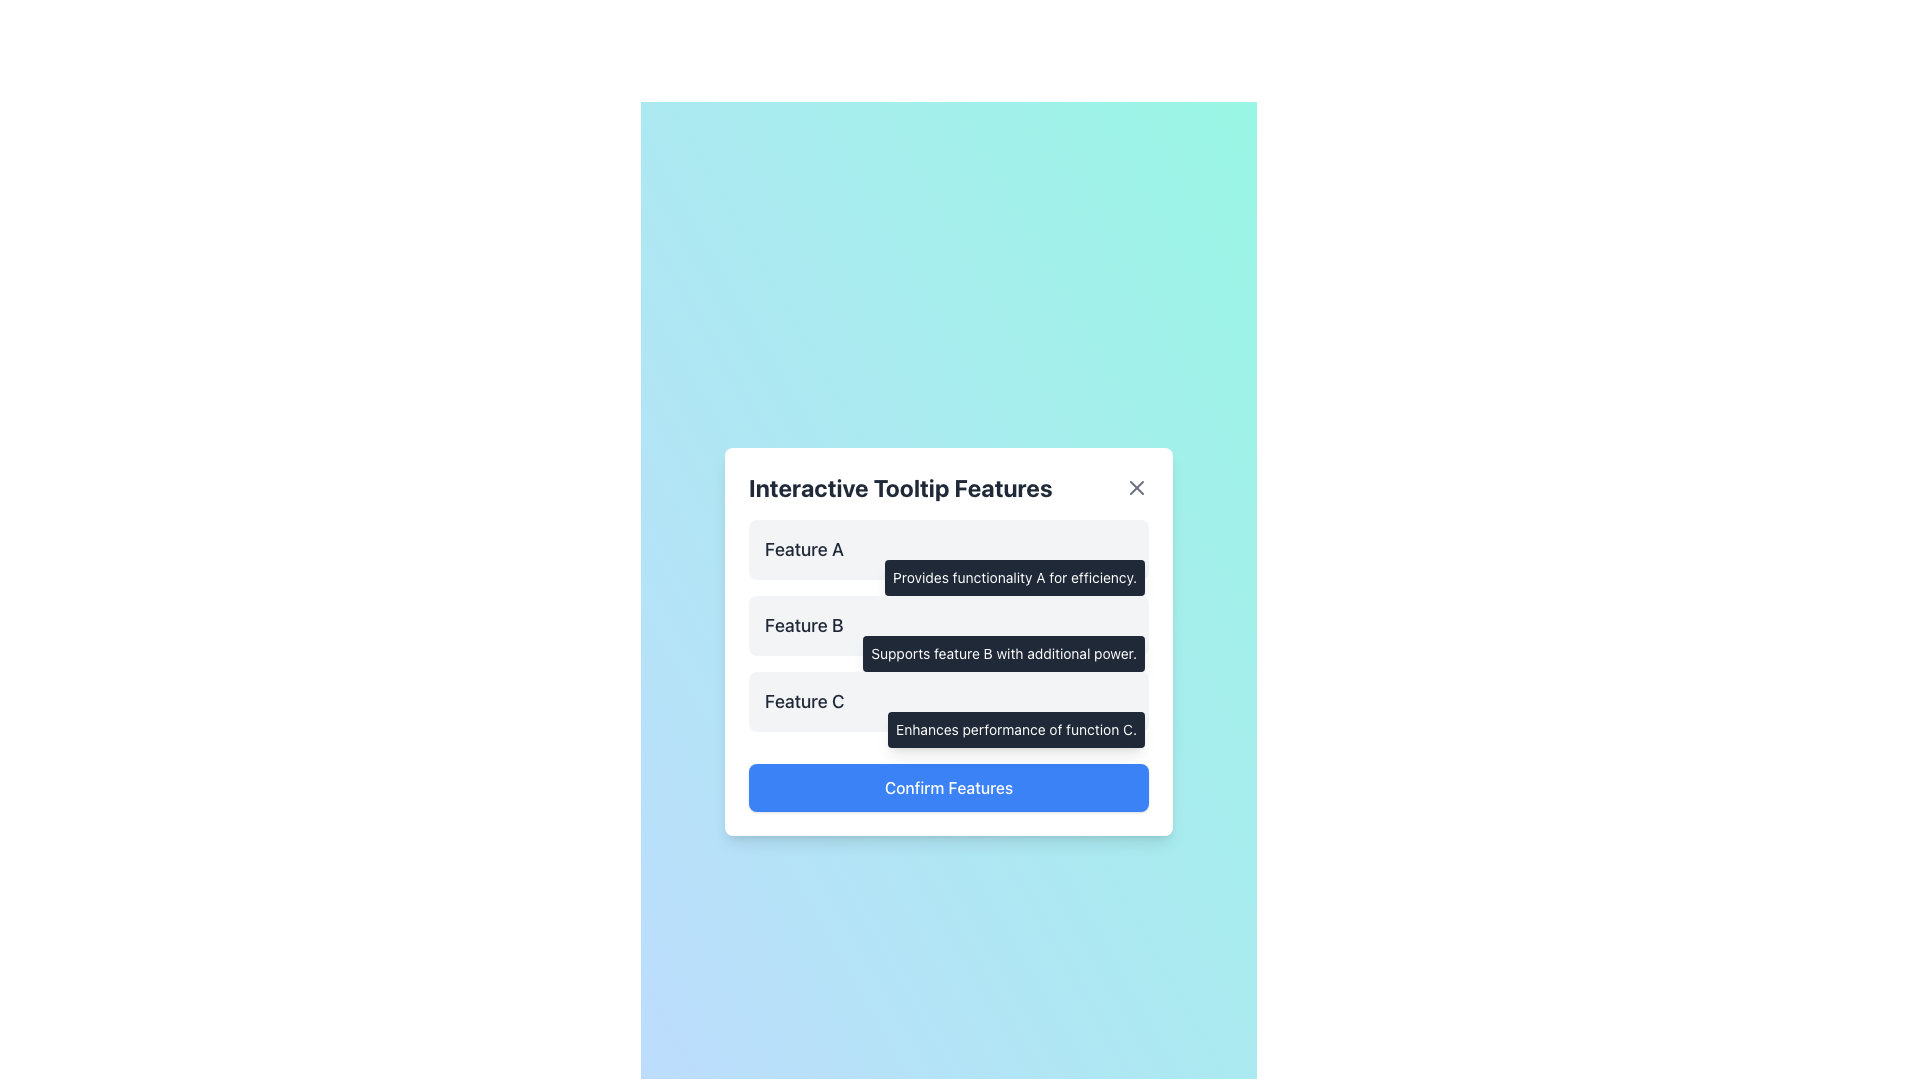  Describe the element at coordinates (948, 550) in the screenshot. I see `the visual presentation of the informational label for 'Feature A' located under the header 'Interactive Tooltip Features.'` at that location.